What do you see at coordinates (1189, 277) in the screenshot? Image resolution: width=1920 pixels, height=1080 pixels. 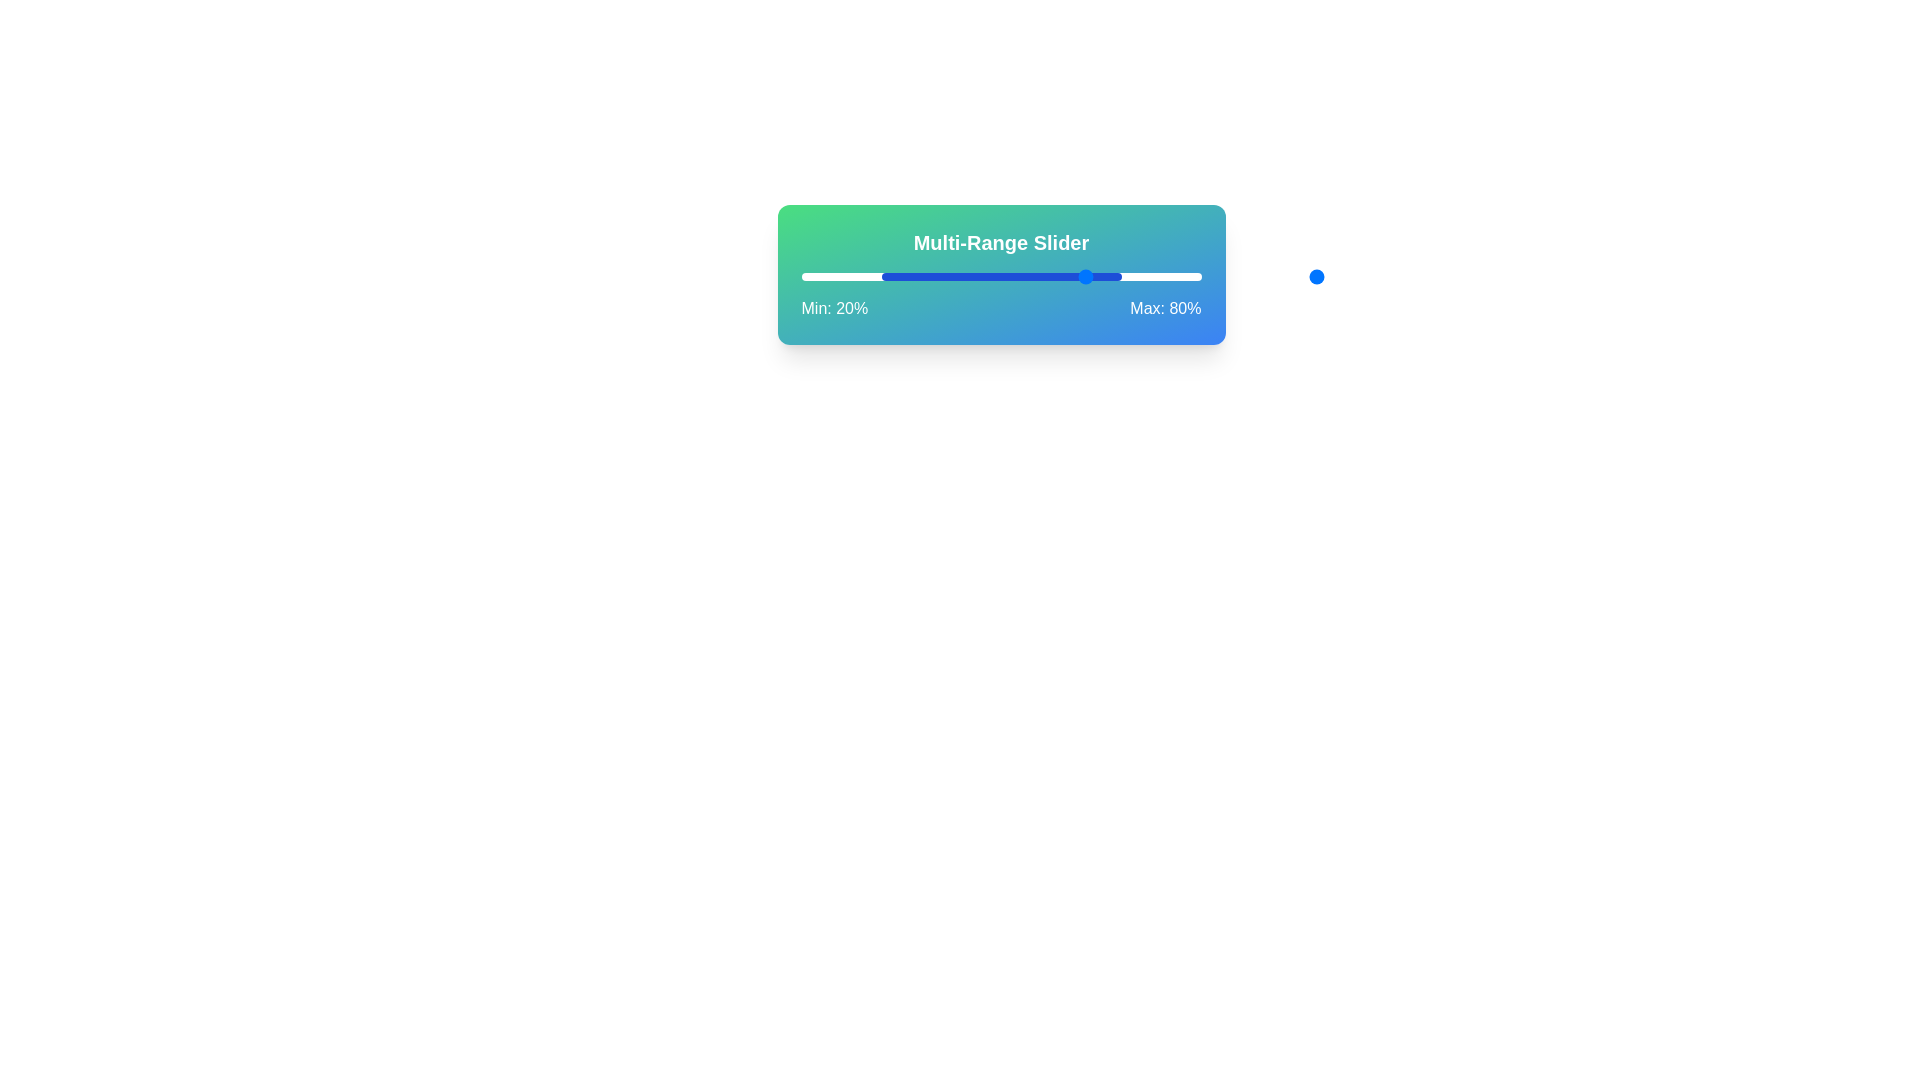 I see `the slider` at bounding box center [1189, 277].